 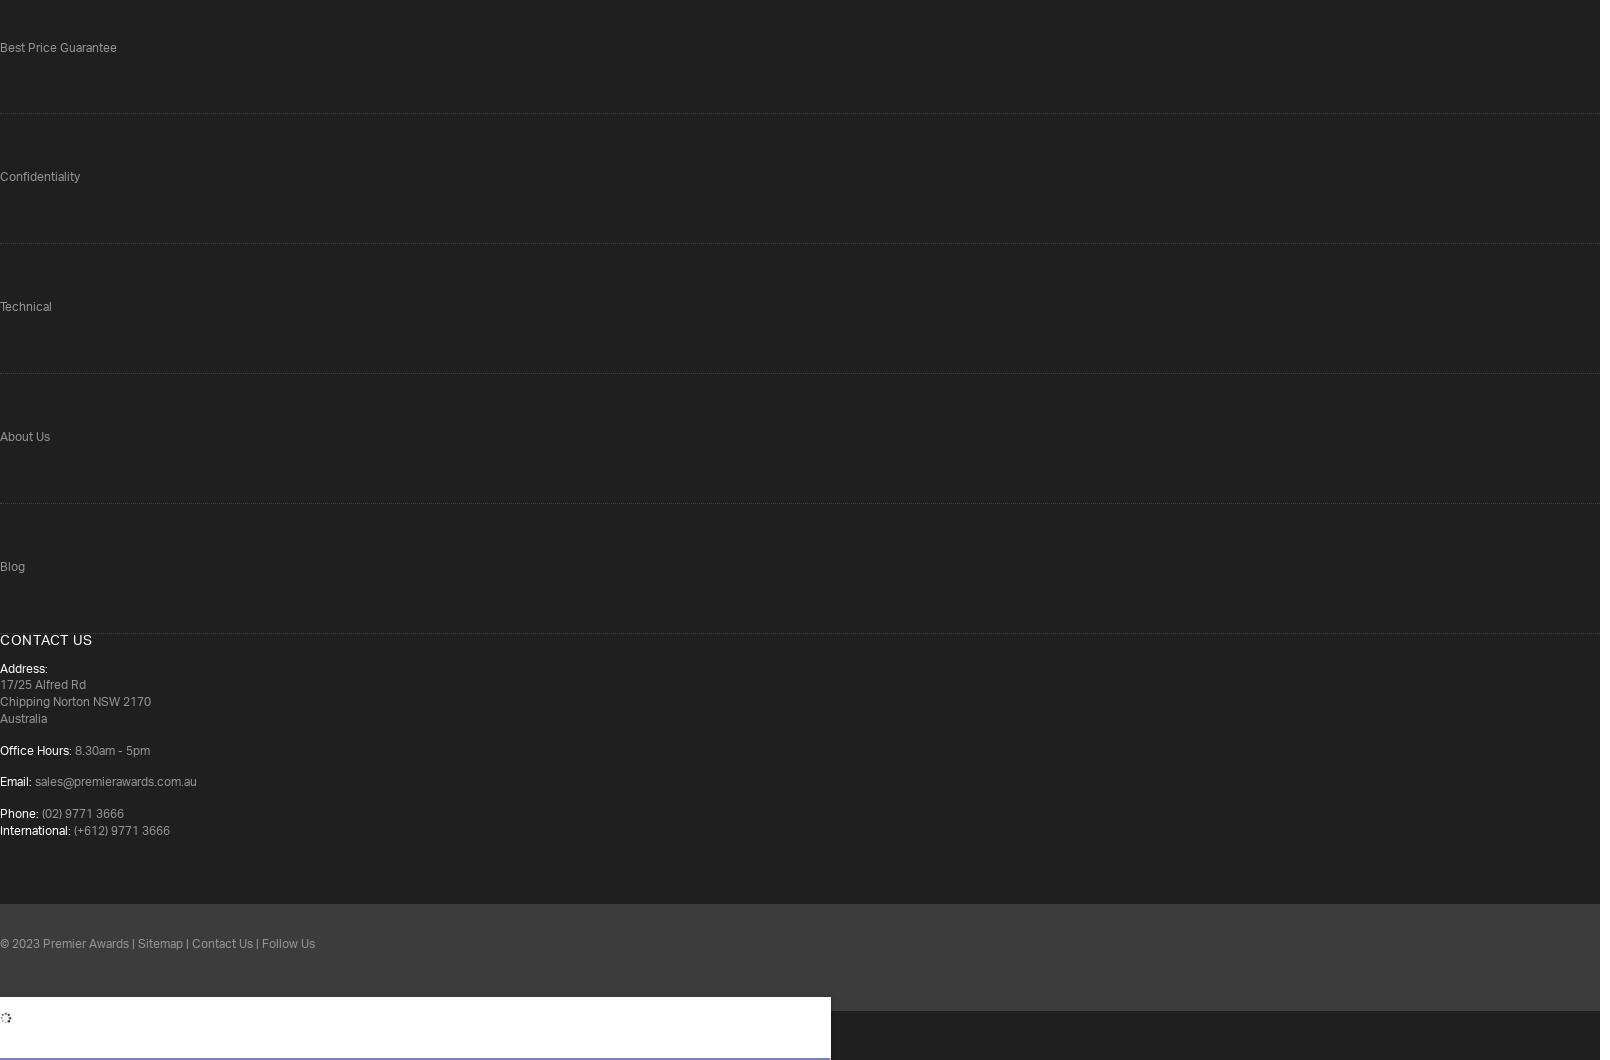 What do you see at coordinates (120, 831) in the screenshot?
I see `'(+612) 9771 3666'` at bounding box center [120, 831].